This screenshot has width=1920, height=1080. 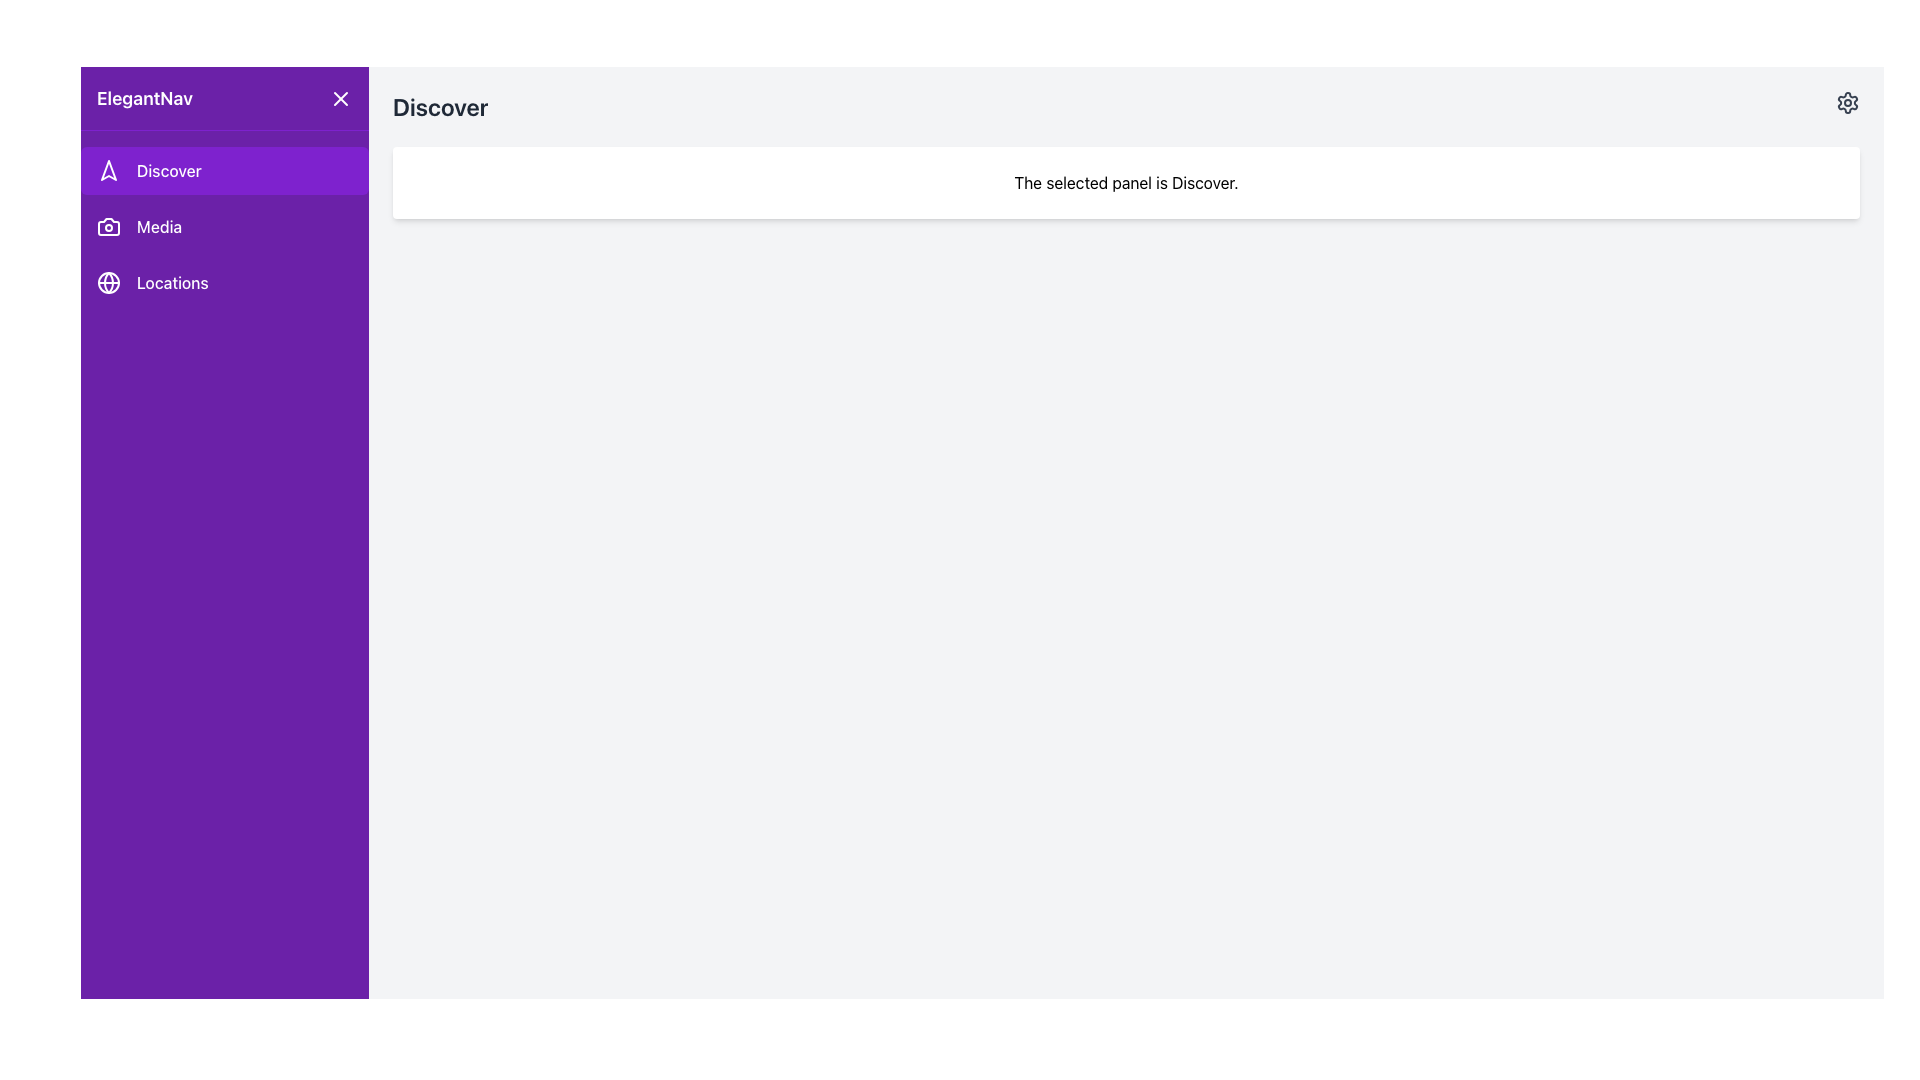 I want to click on the 'Locations' text label in the purple sidebar, so click(x=172, y=282).